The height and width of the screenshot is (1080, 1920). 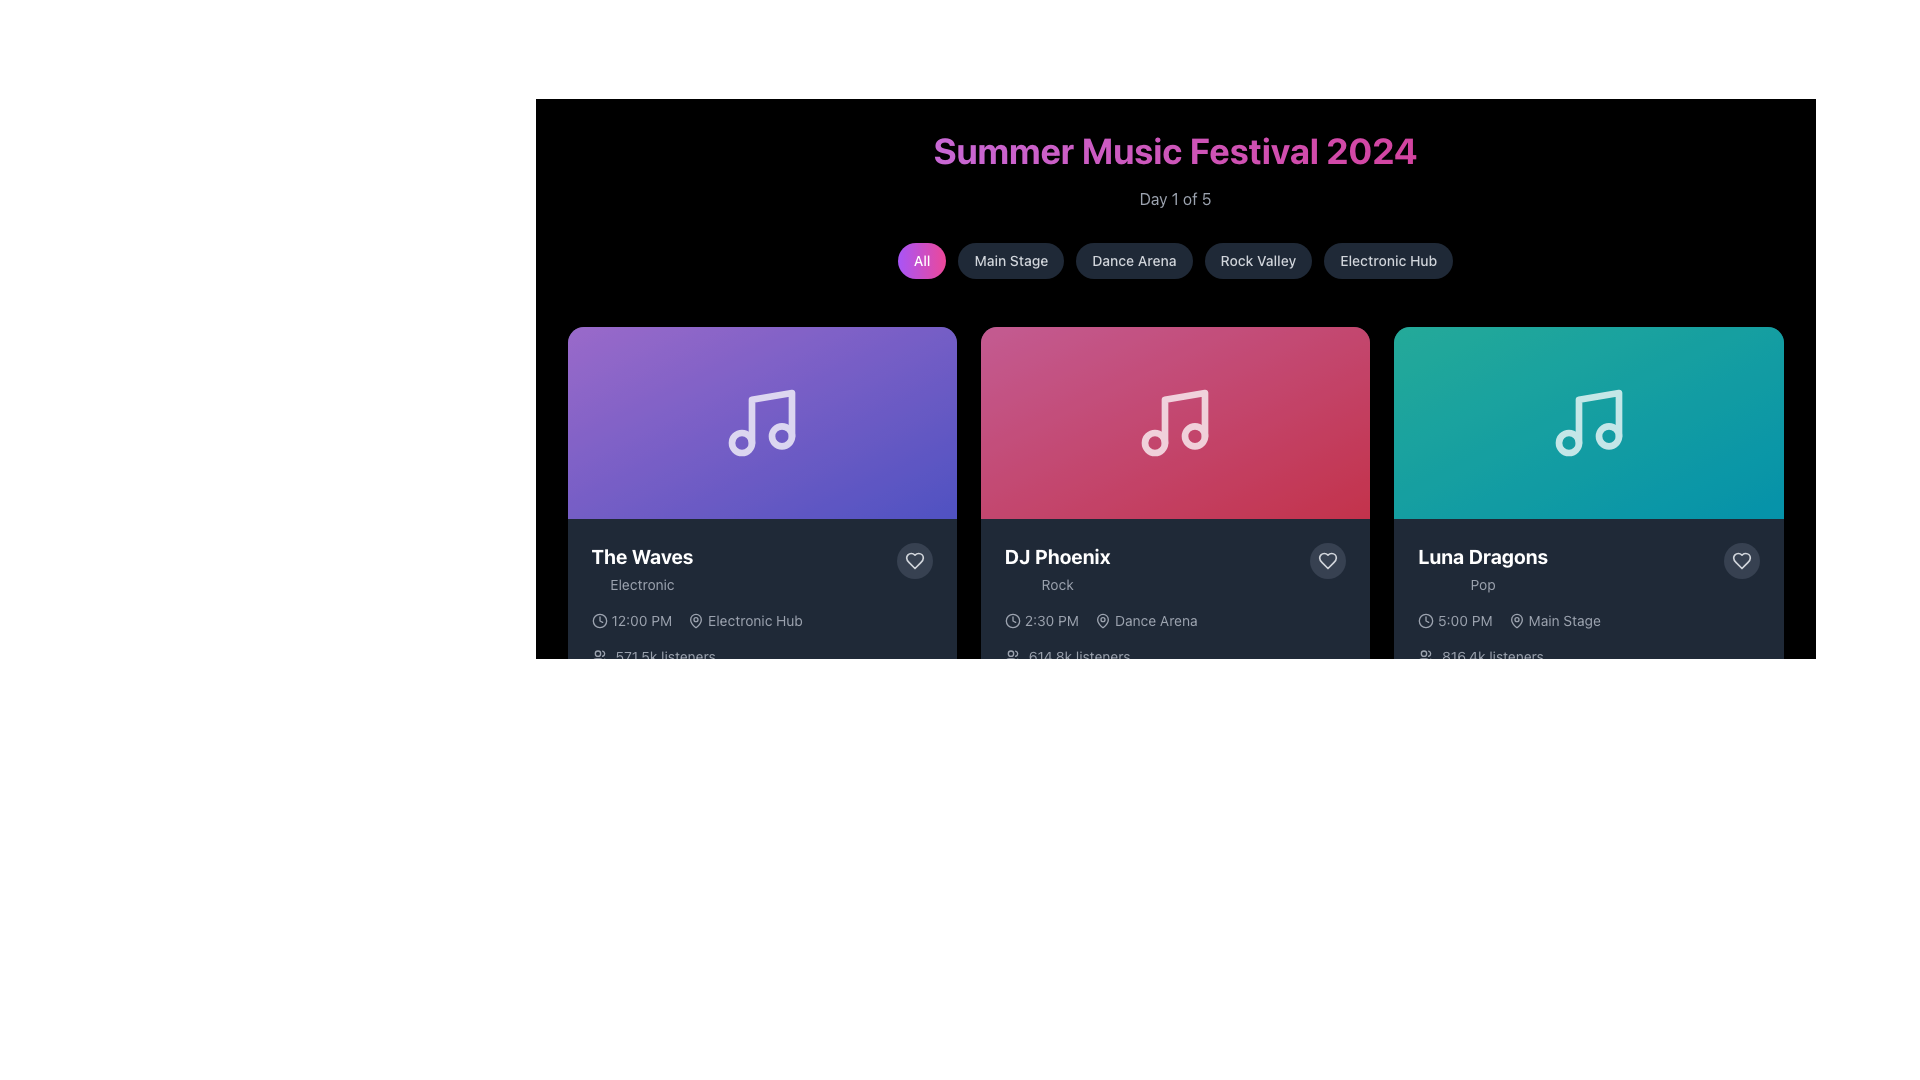 What do you see at coordinates (1175, 656) in the screenshot?
I see `the informational text element displaying the number of listeners associated with 'DJ Phoenix', which is located below the event details and above the 'View Set Details' button` at bounding box center [1175, 656].